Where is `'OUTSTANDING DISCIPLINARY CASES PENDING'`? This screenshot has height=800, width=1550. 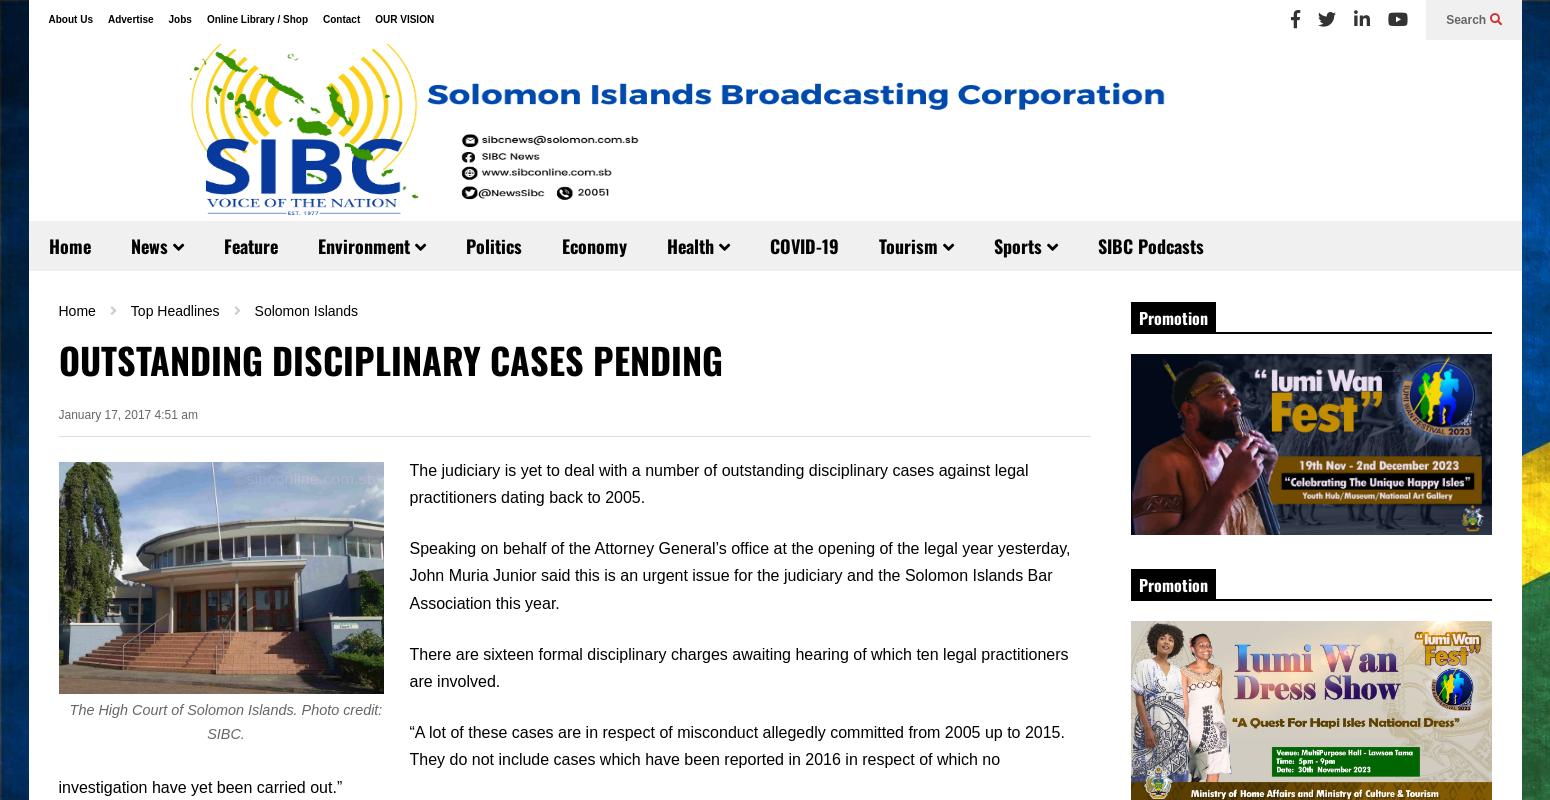 'OUTSTANDING DISCIPLINARY CASES PENDING' is located at coordinates (56, 358).